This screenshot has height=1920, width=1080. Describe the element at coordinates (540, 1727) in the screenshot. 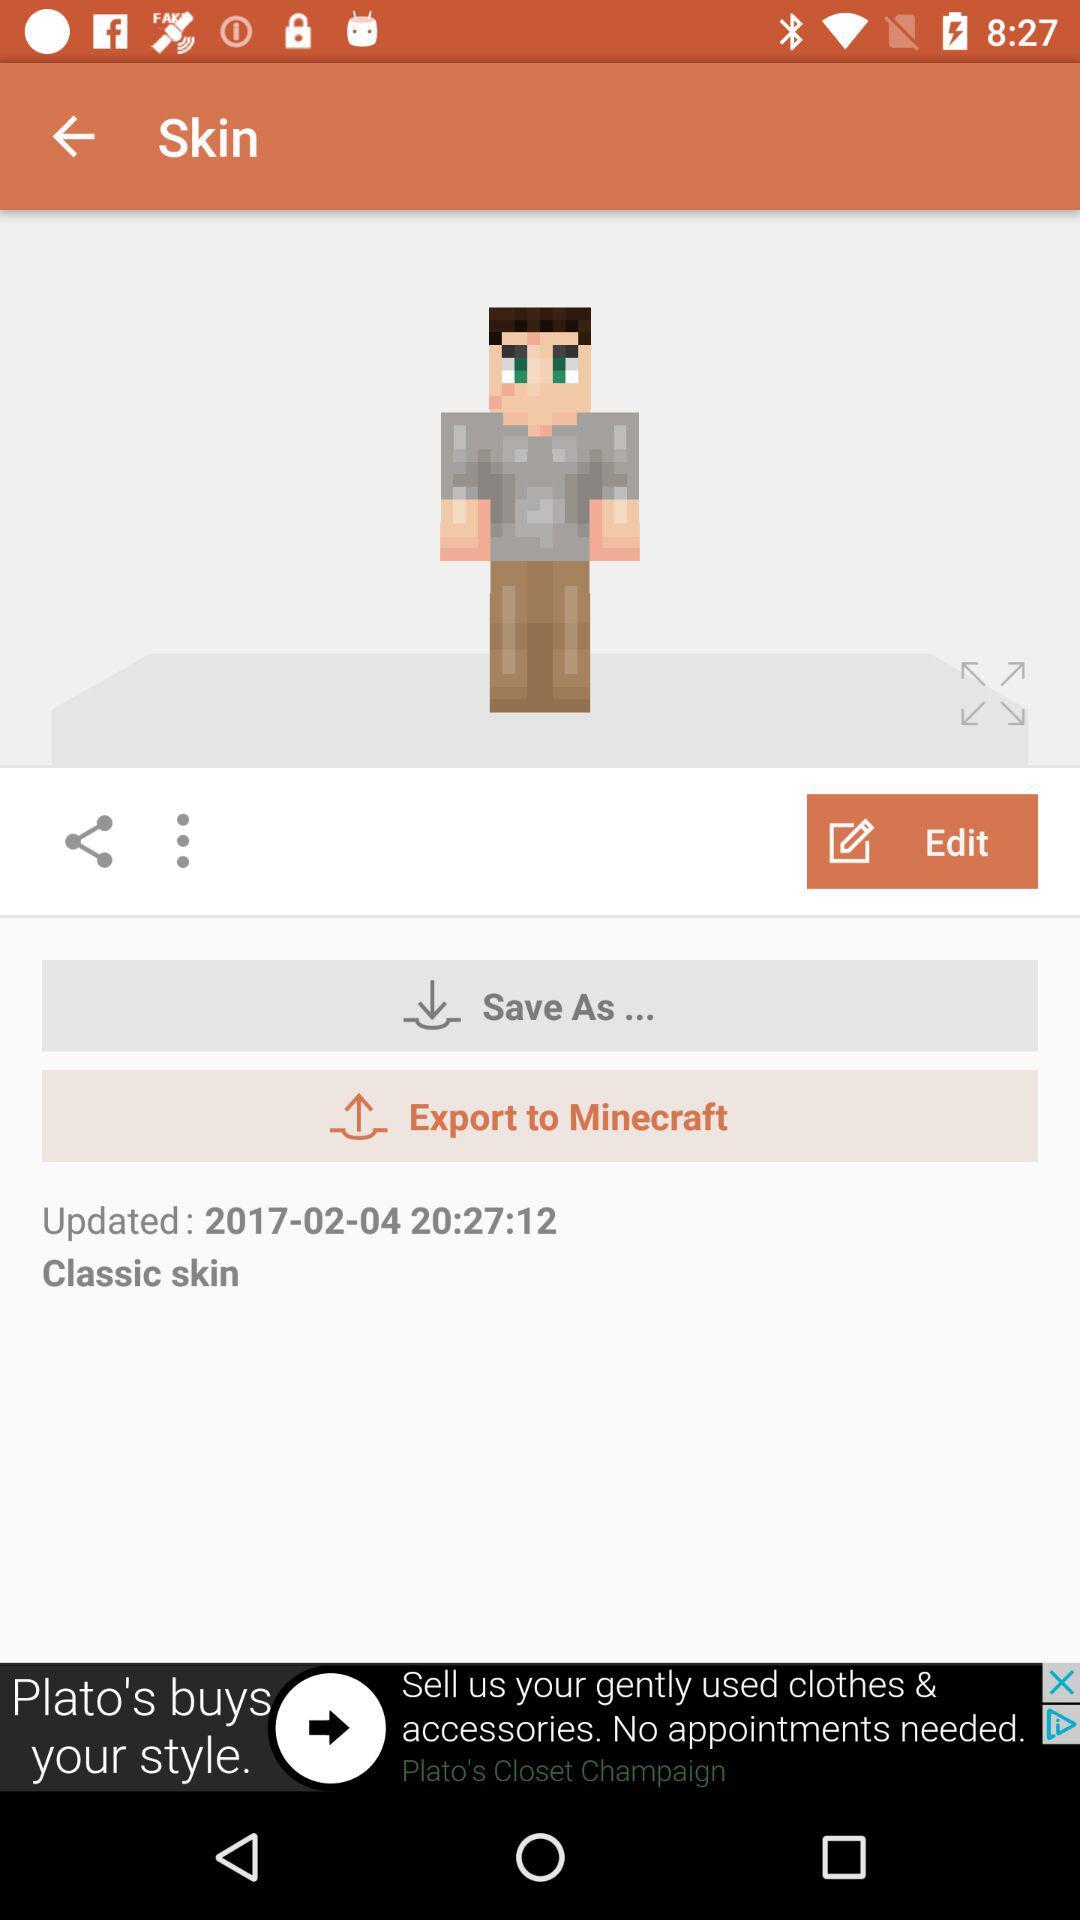

I see `open advertisement` at that location.